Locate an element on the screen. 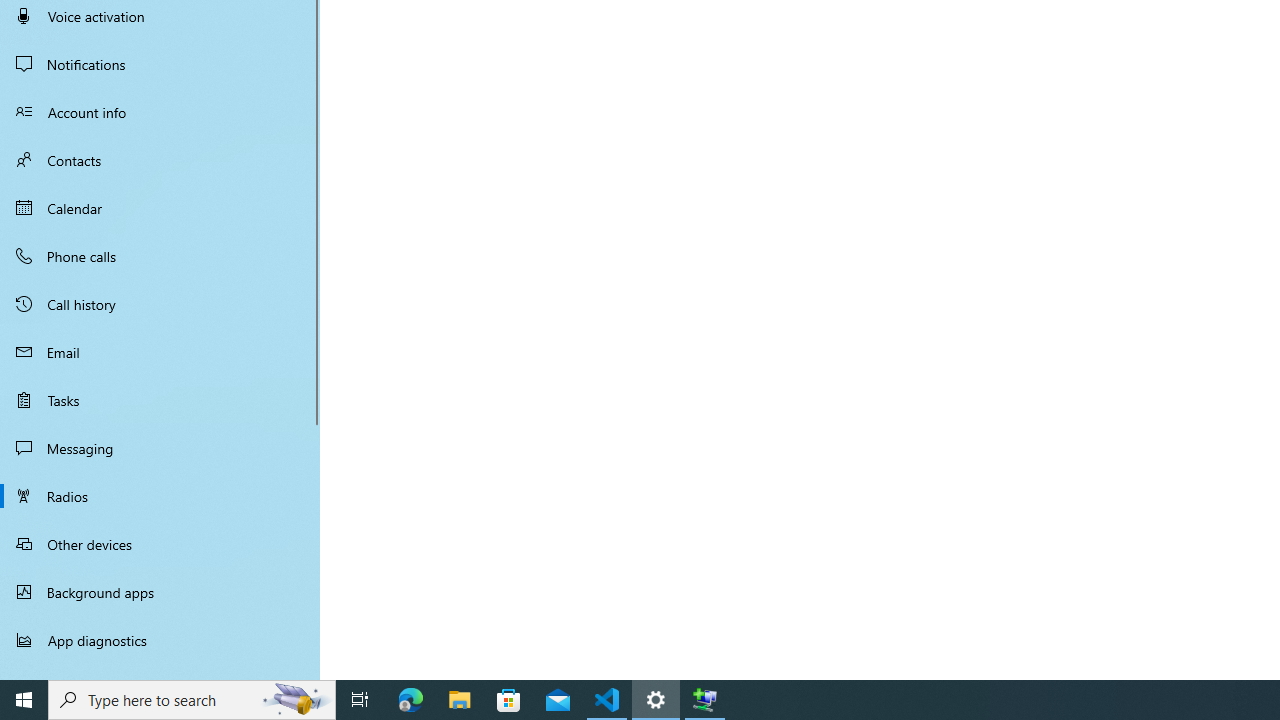 This screenshot has width=1280, height=720. 'Type here to search' is located at coordinates (192, 698).